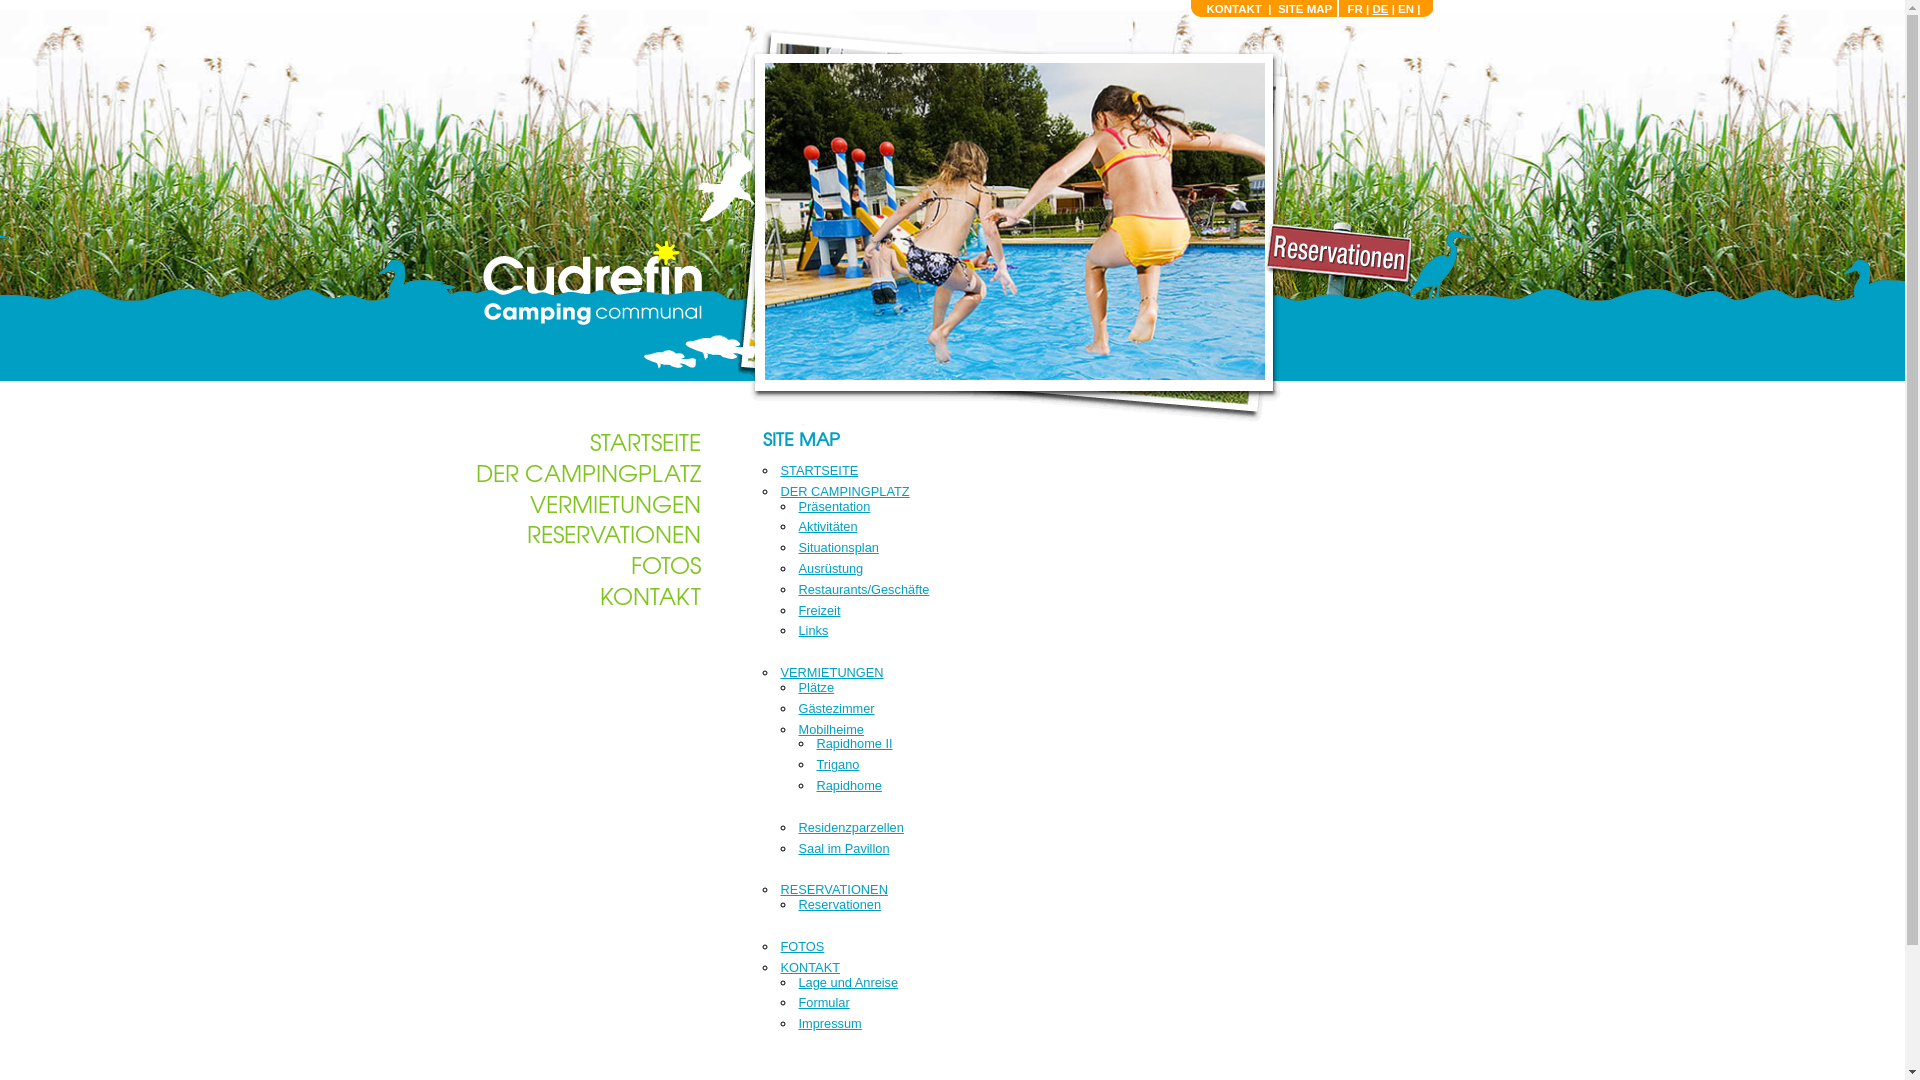  Describe the element at coordinates (850, 827) in the screenshot. I see `'Residenzparzellen'` at that location.